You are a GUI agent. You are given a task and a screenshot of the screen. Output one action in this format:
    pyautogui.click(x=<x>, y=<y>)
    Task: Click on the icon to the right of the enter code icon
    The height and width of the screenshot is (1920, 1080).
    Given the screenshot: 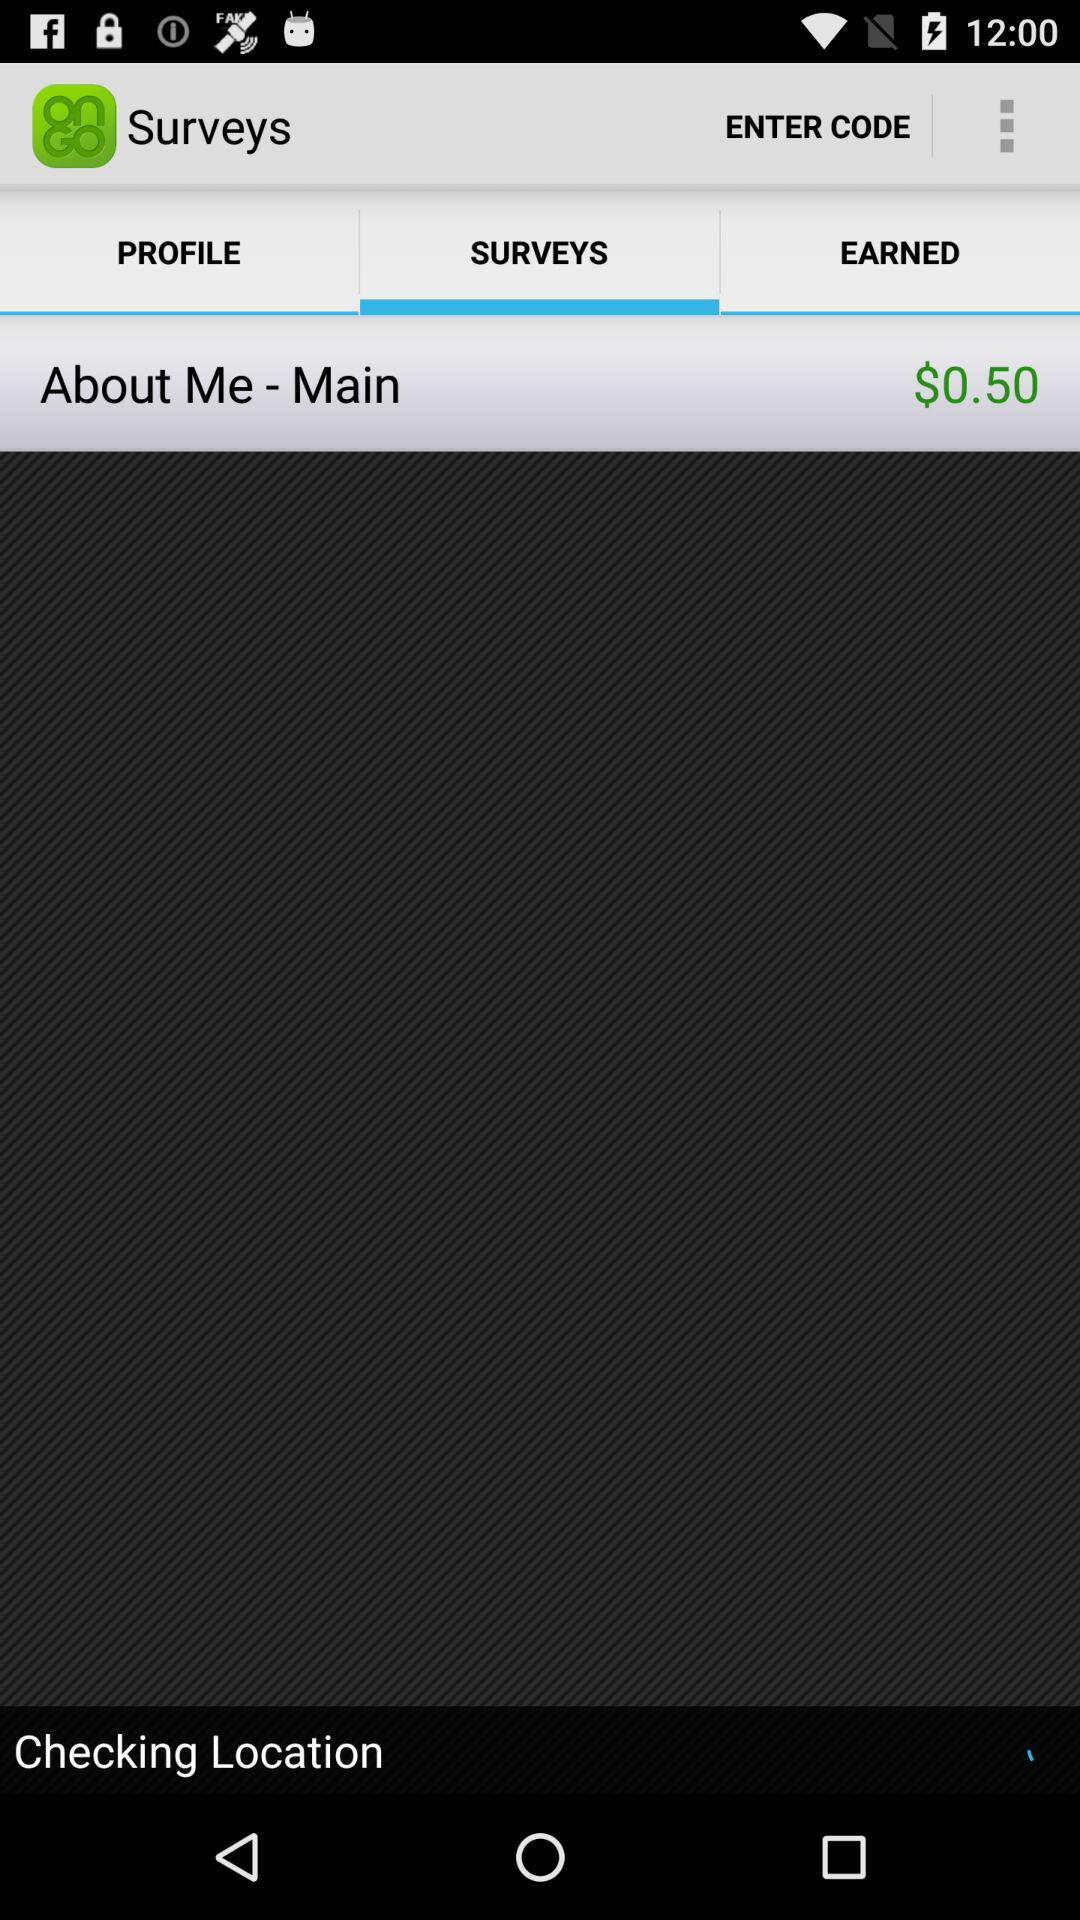 What is the action you would take?
    pyautogui.click(x=1006, y=124)
    